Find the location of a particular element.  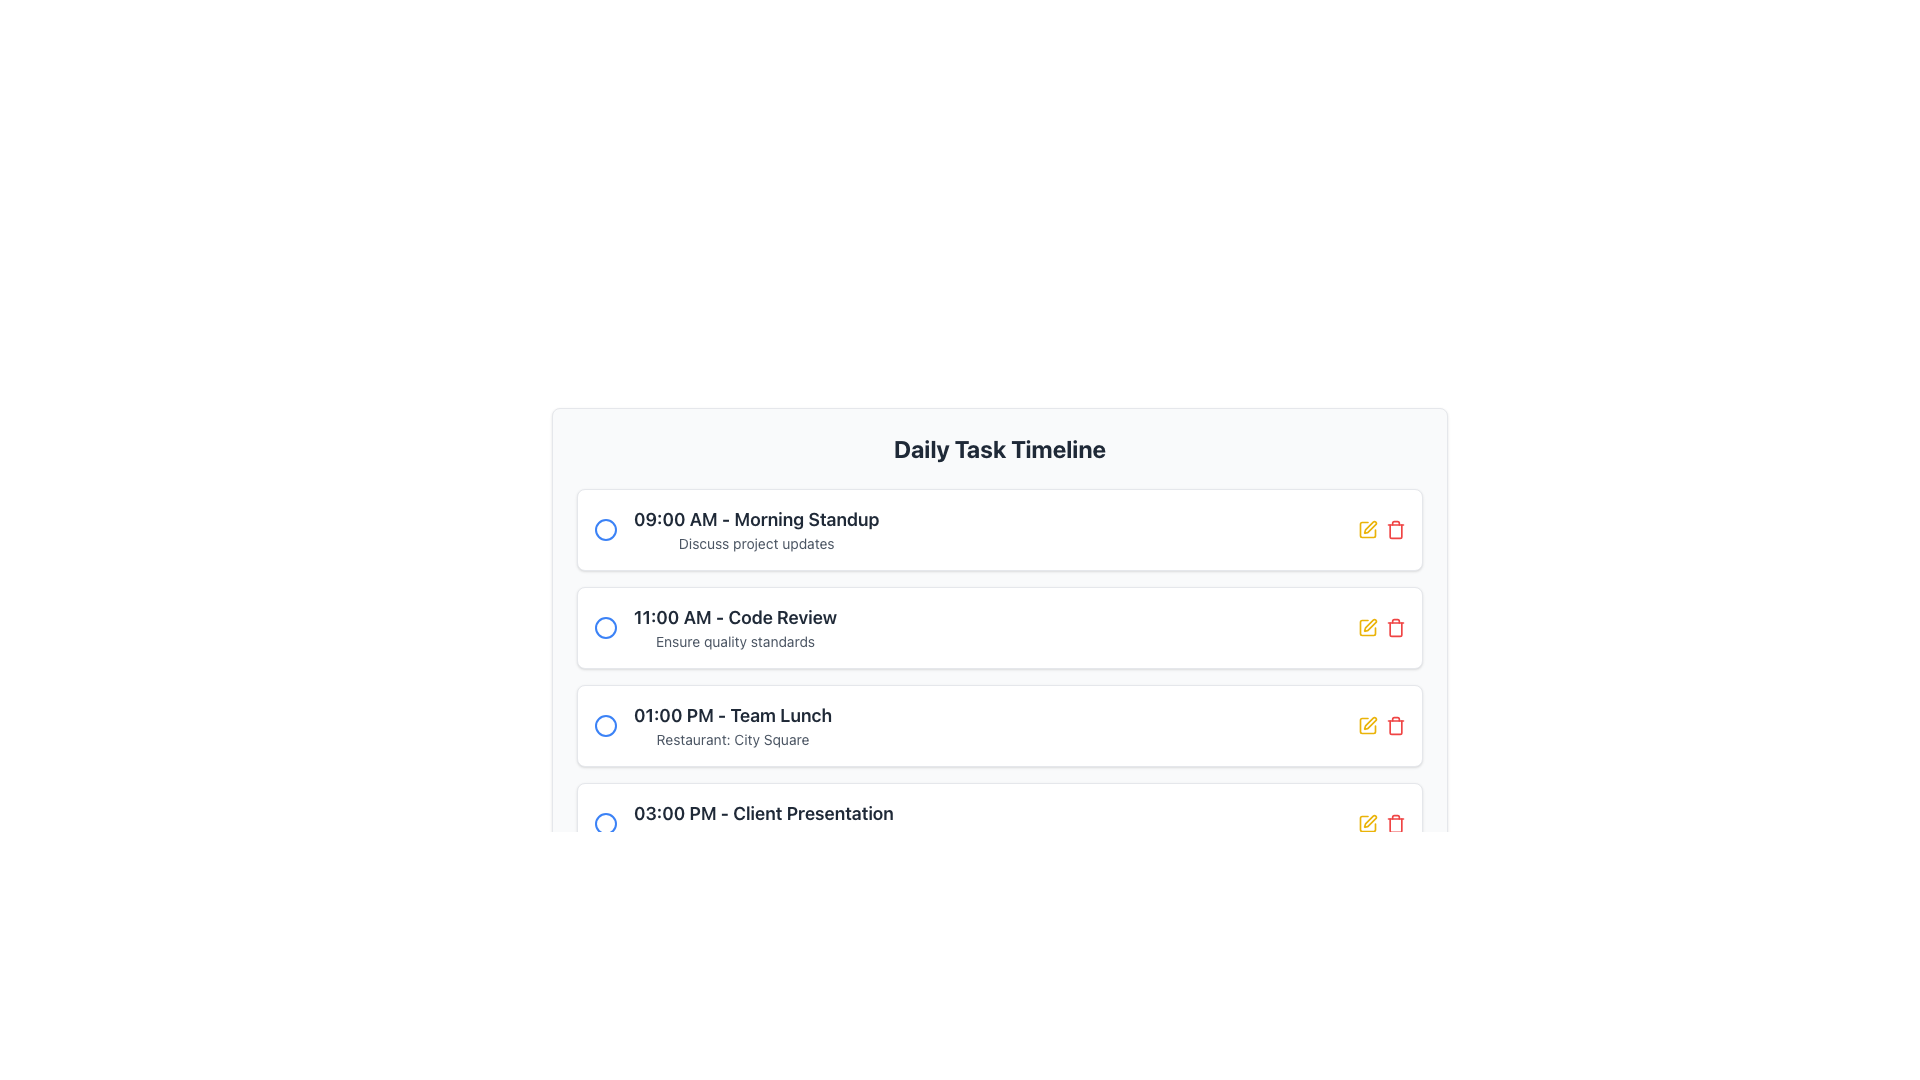

the text block displaying '01:00 PM - Team Lunch' and 'Restaurant: City Square' is located at coordinates (732, 725).